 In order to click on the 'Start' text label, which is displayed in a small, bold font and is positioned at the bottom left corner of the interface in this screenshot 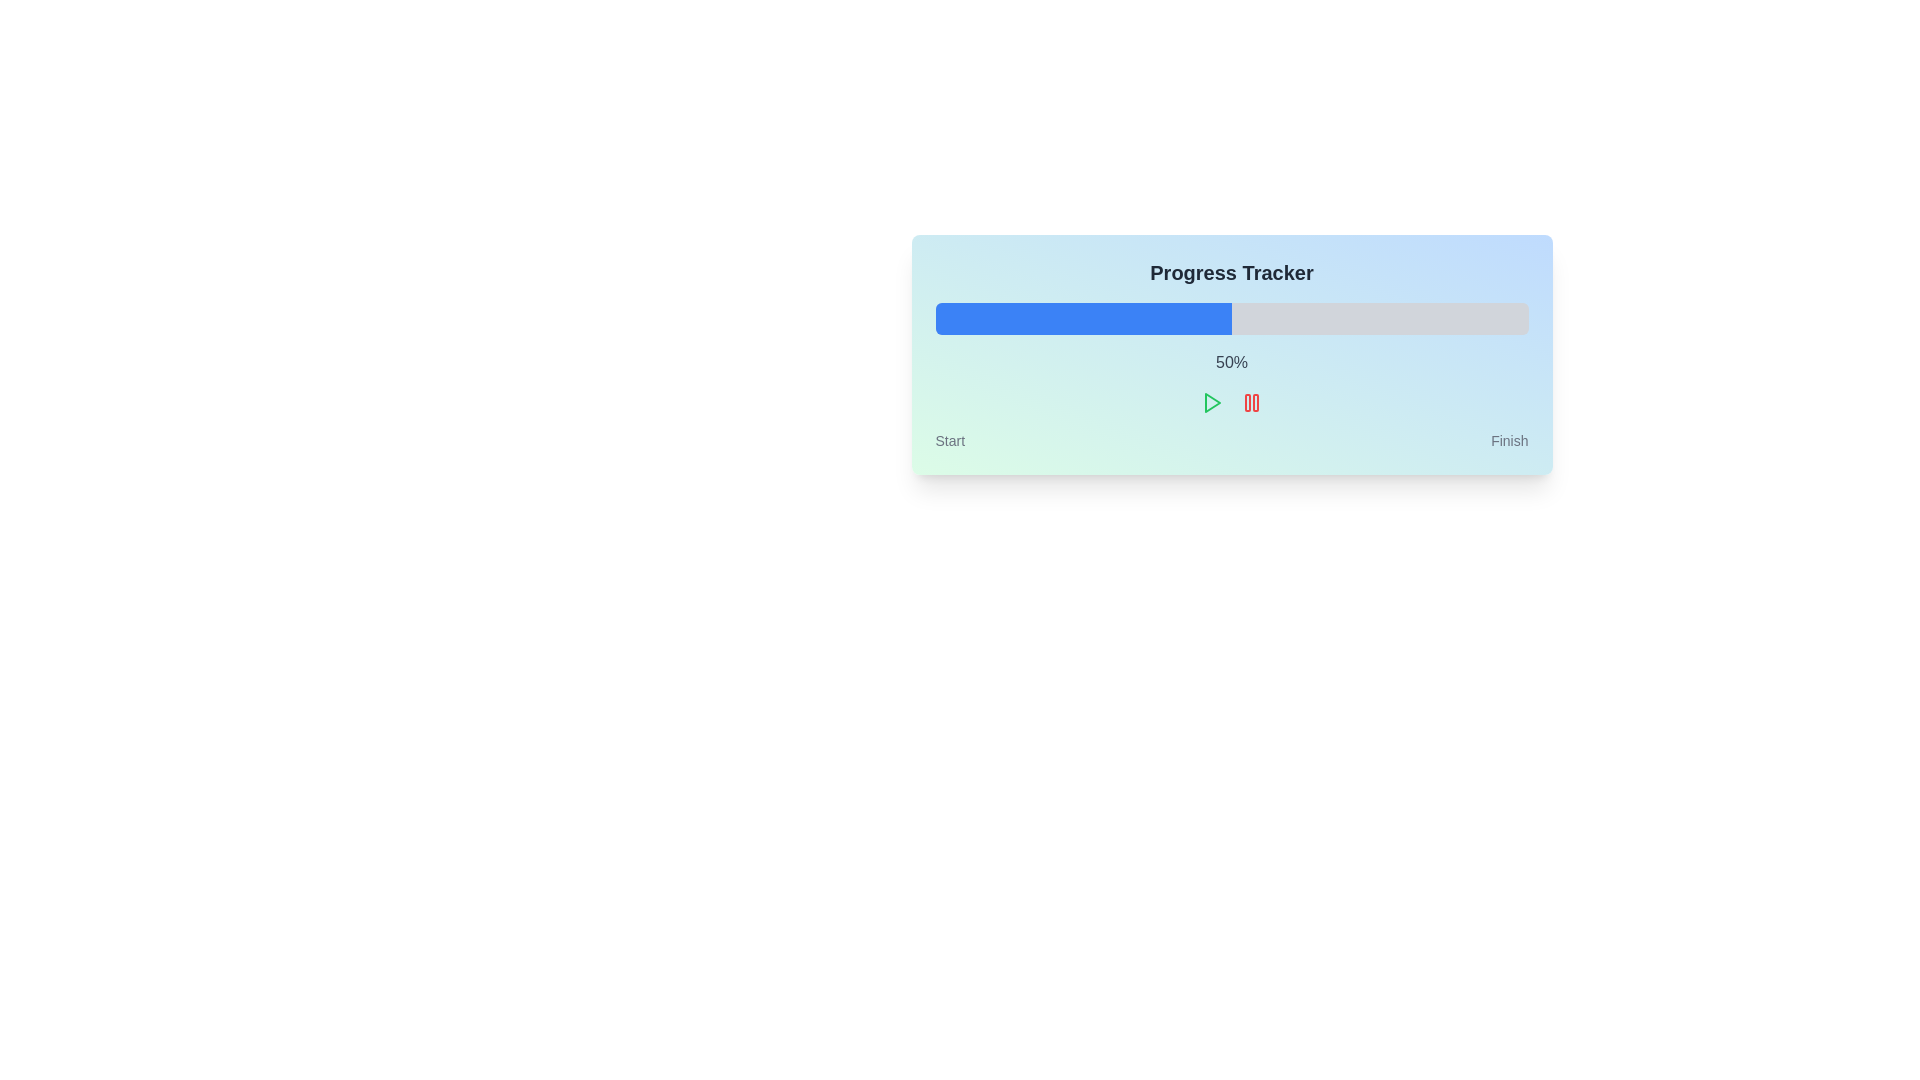, I will do `click(949, 439)`.